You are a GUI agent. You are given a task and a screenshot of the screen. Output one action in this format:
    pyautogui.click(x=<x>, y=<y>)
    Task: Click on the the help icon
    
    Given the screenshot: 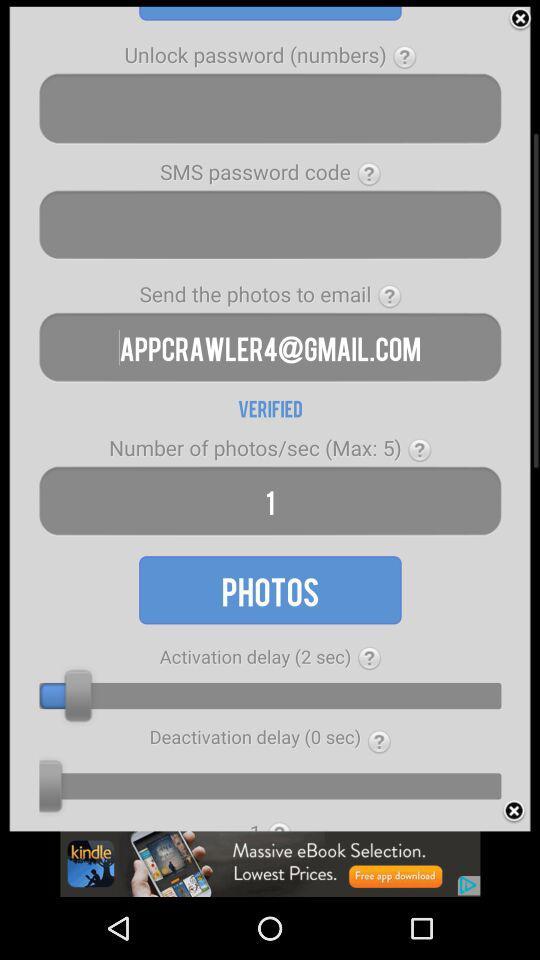 What is the action you would take?
    pyautogui.click(x=404, y=61)
    